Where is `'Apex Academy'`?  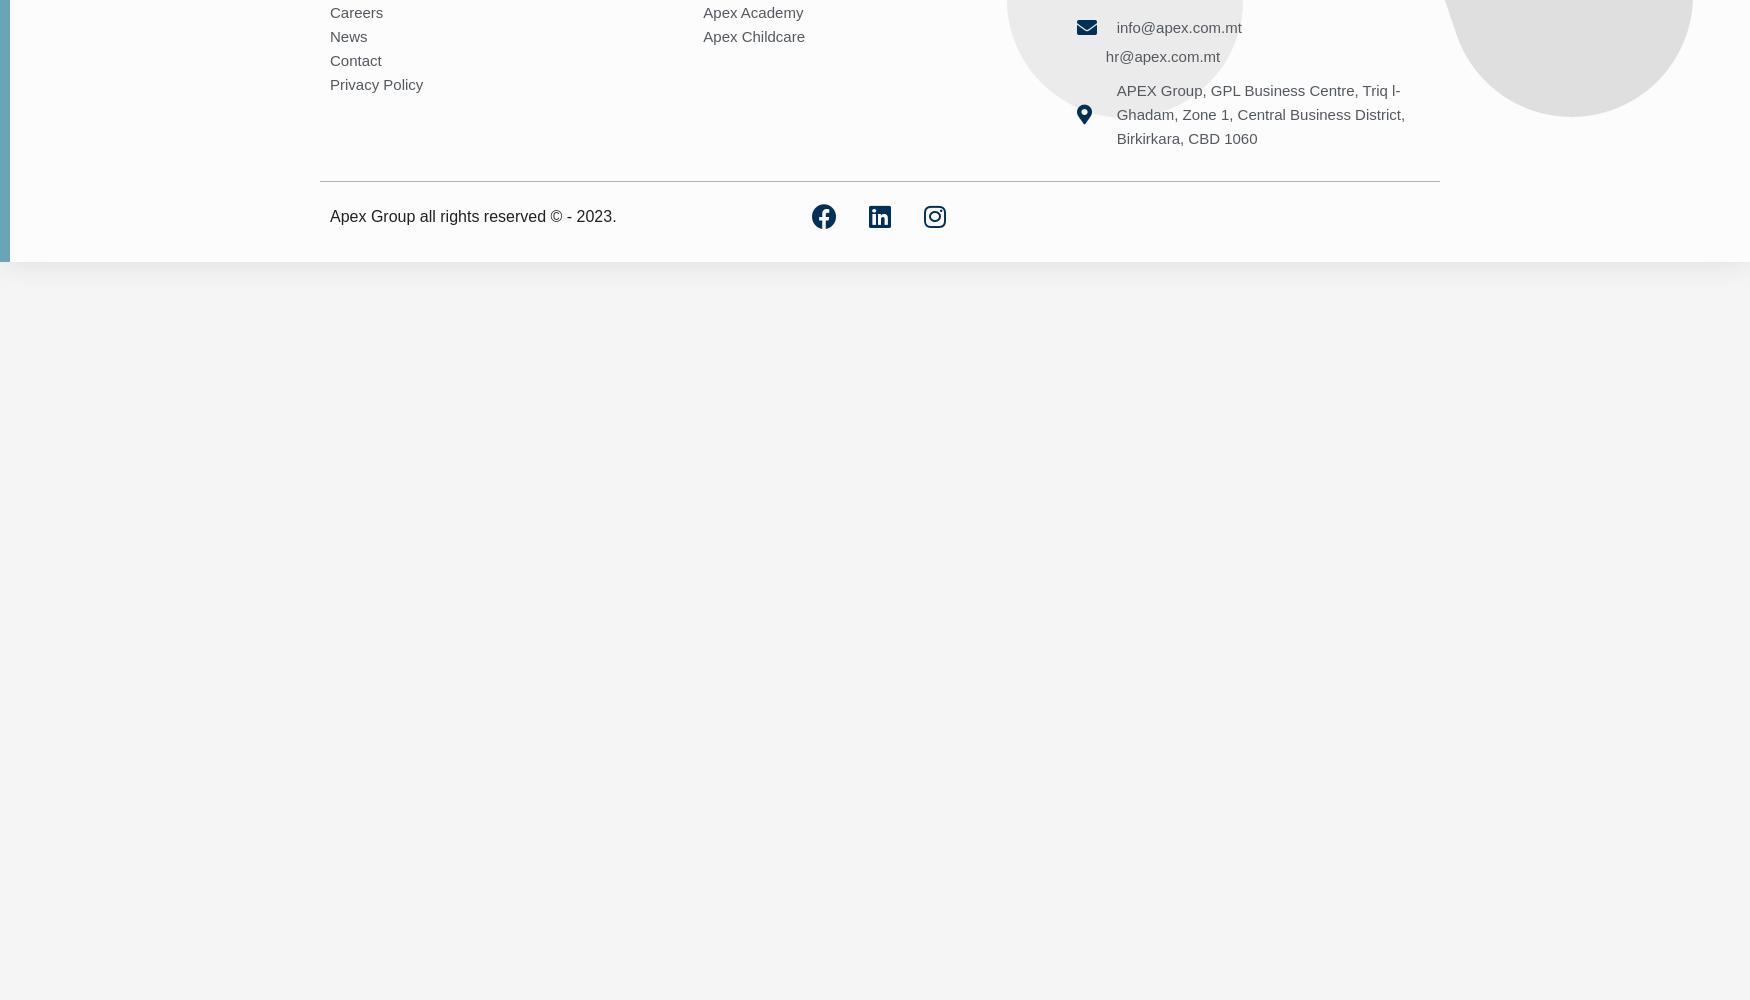
'Apex Academy' is located at coordinates (752, 11).